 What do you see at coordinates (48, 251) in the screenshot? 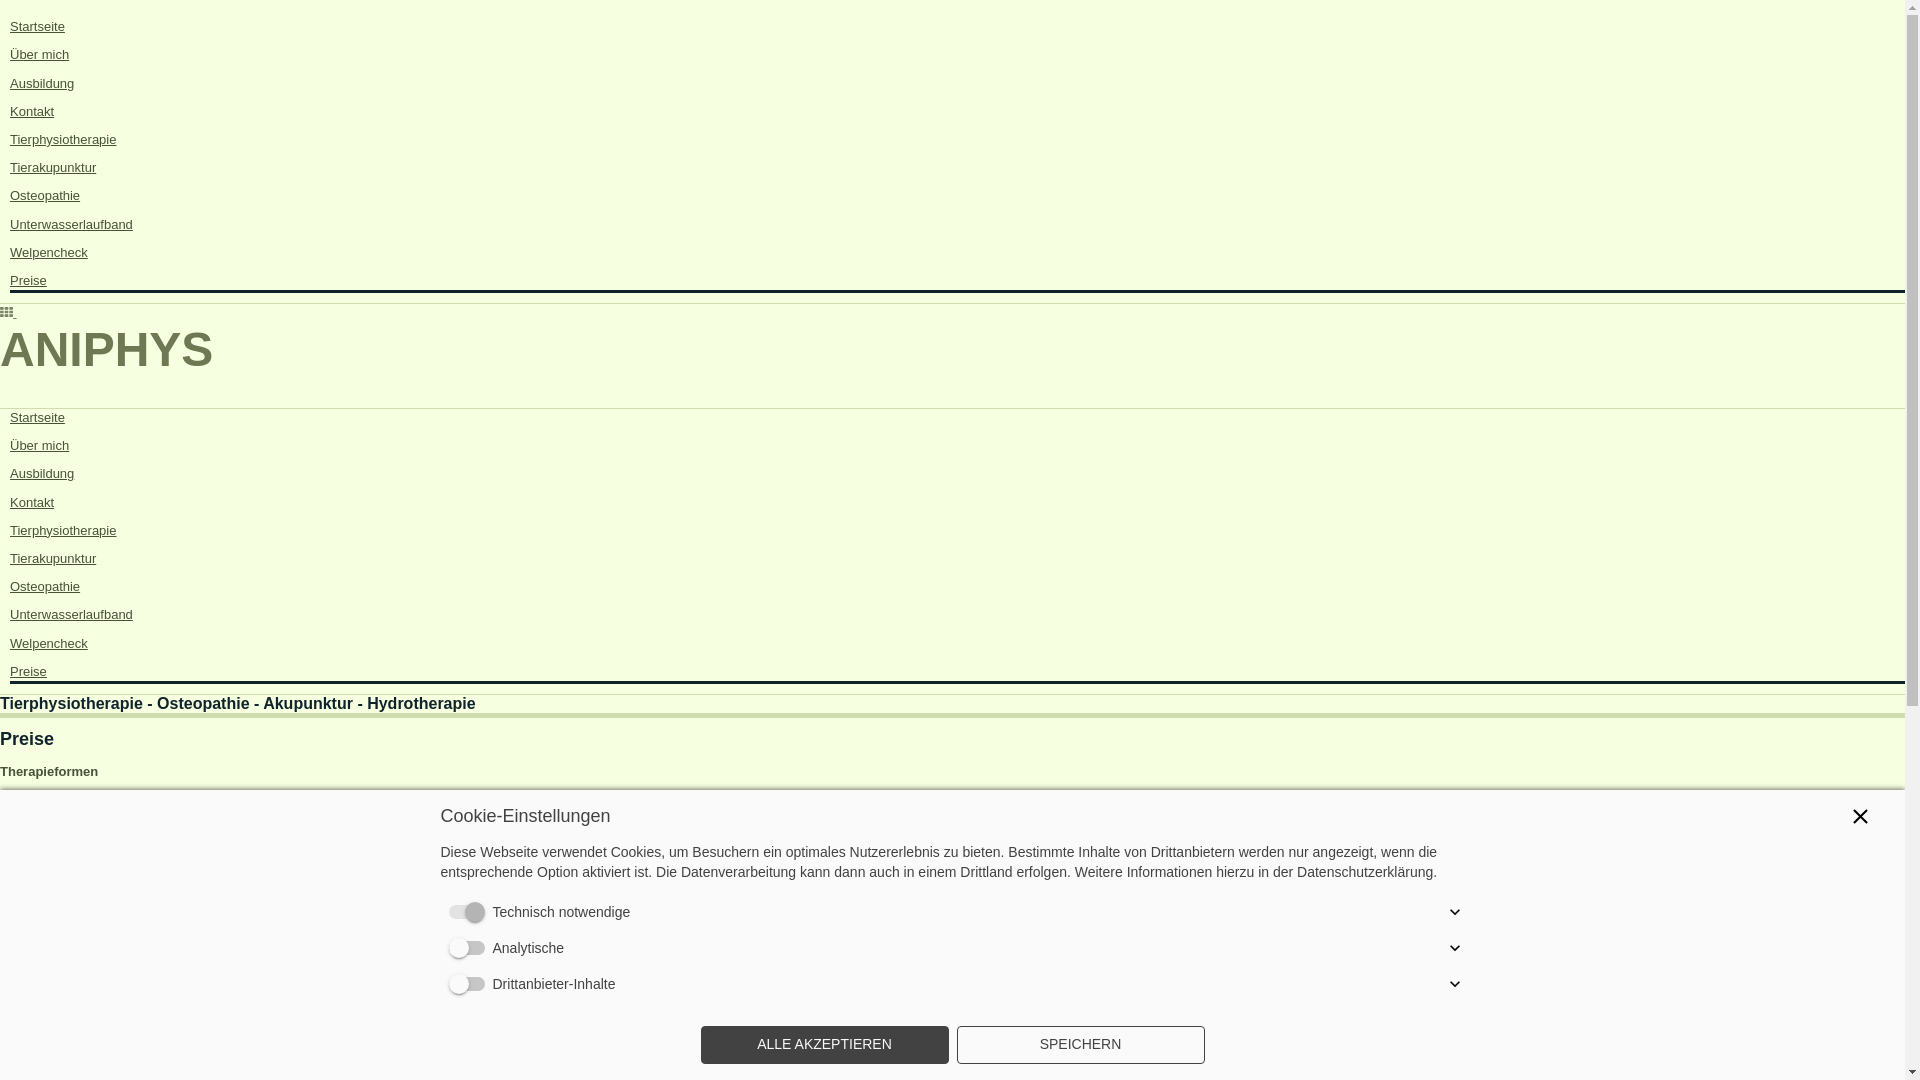
I see `'Welpencheck'` at bounding box center [48, 251].